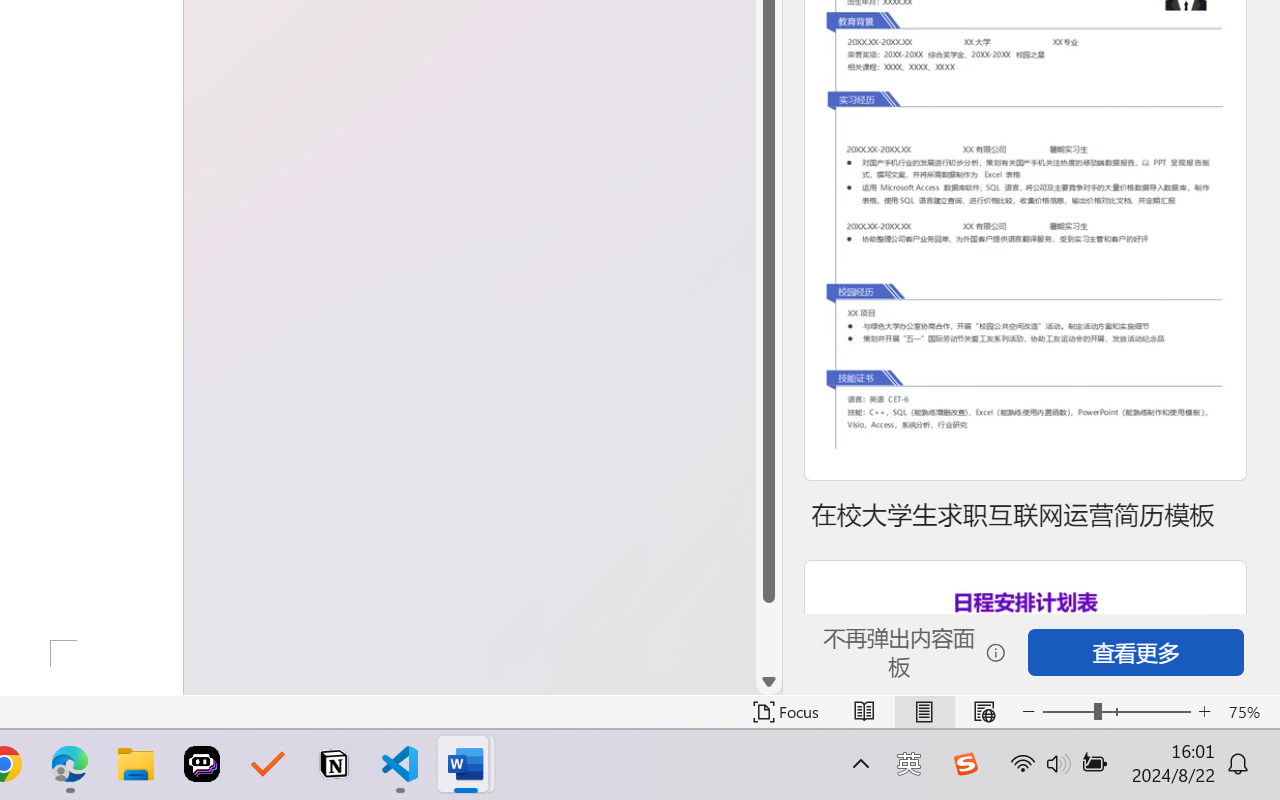 The width and height of the screenshot is (1280, 800). What do you see at coordinates (864, 711) in the screenshot?
I see `'Read Mode'` at bounding box center [864, 711].